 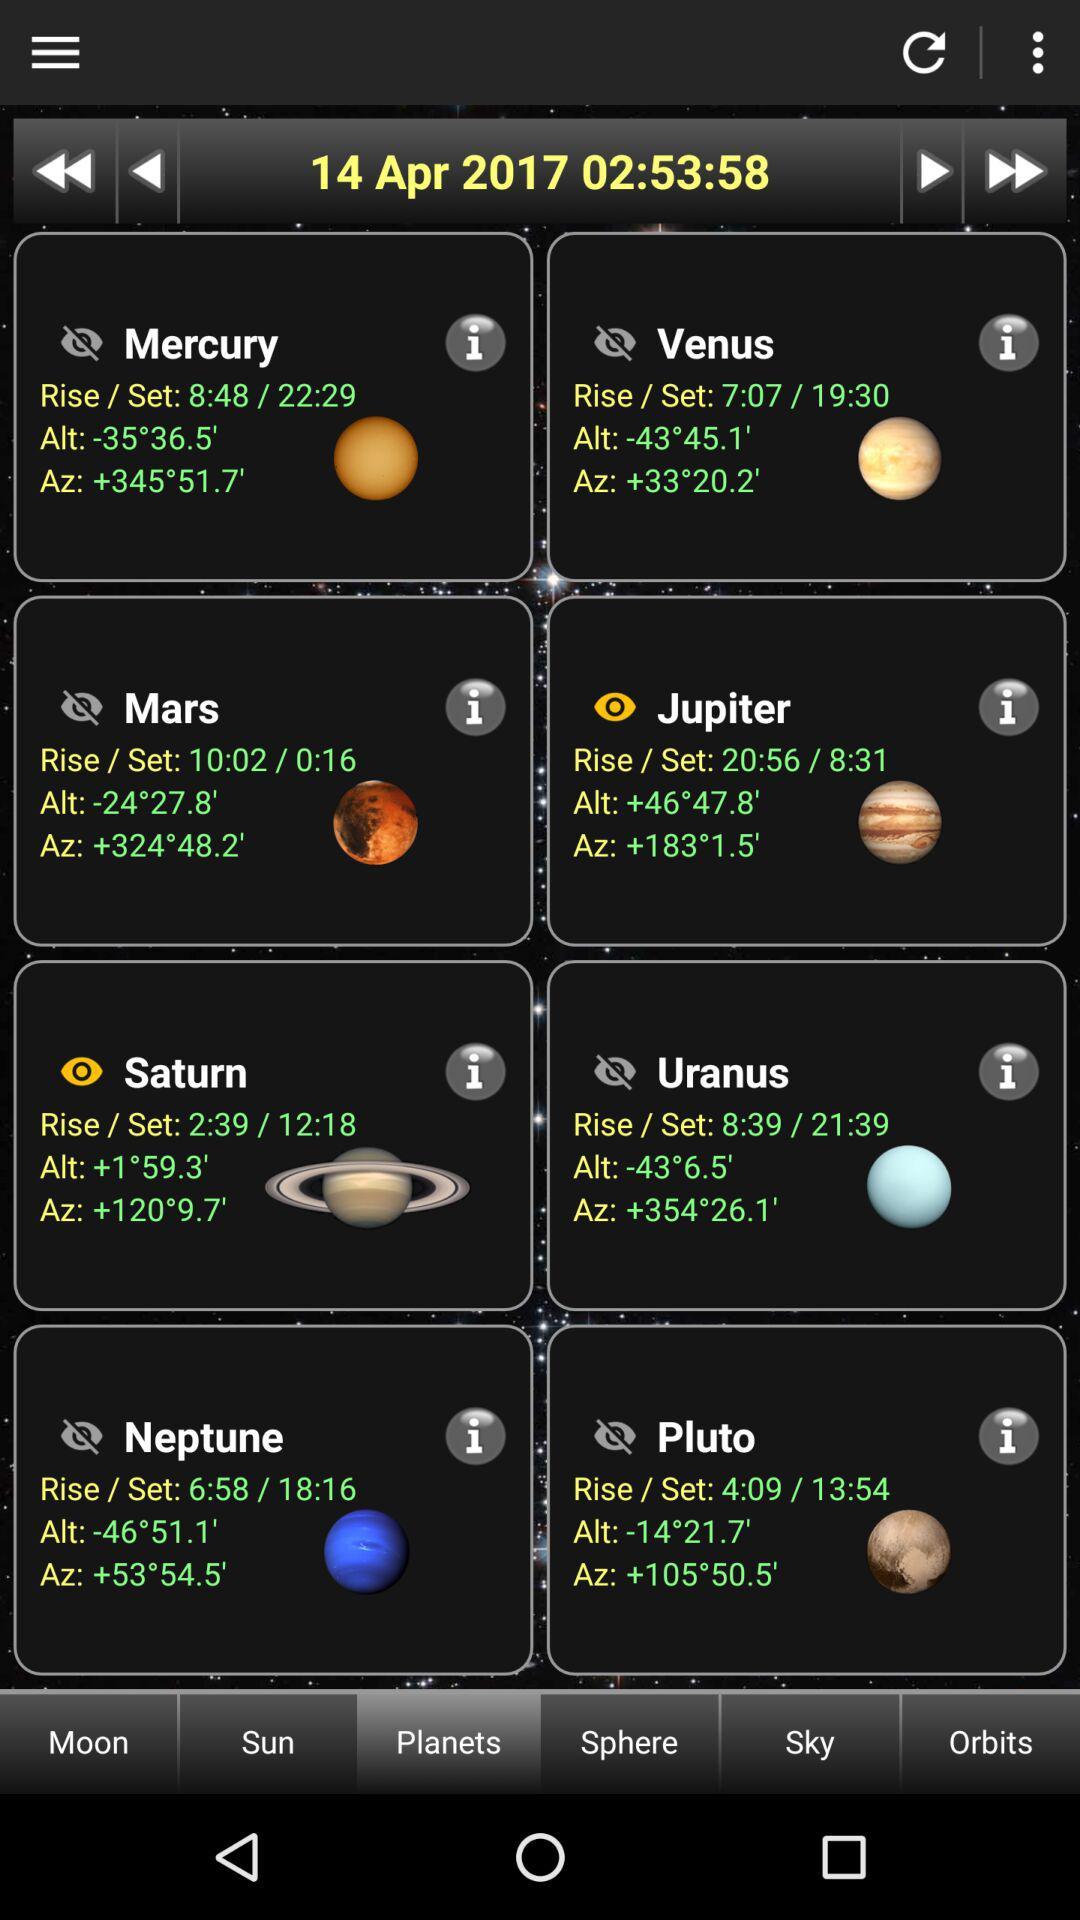 What do you see at coordinates (63, 171) in the screenshot?
I see `go back` at bounding box center [63, 171].